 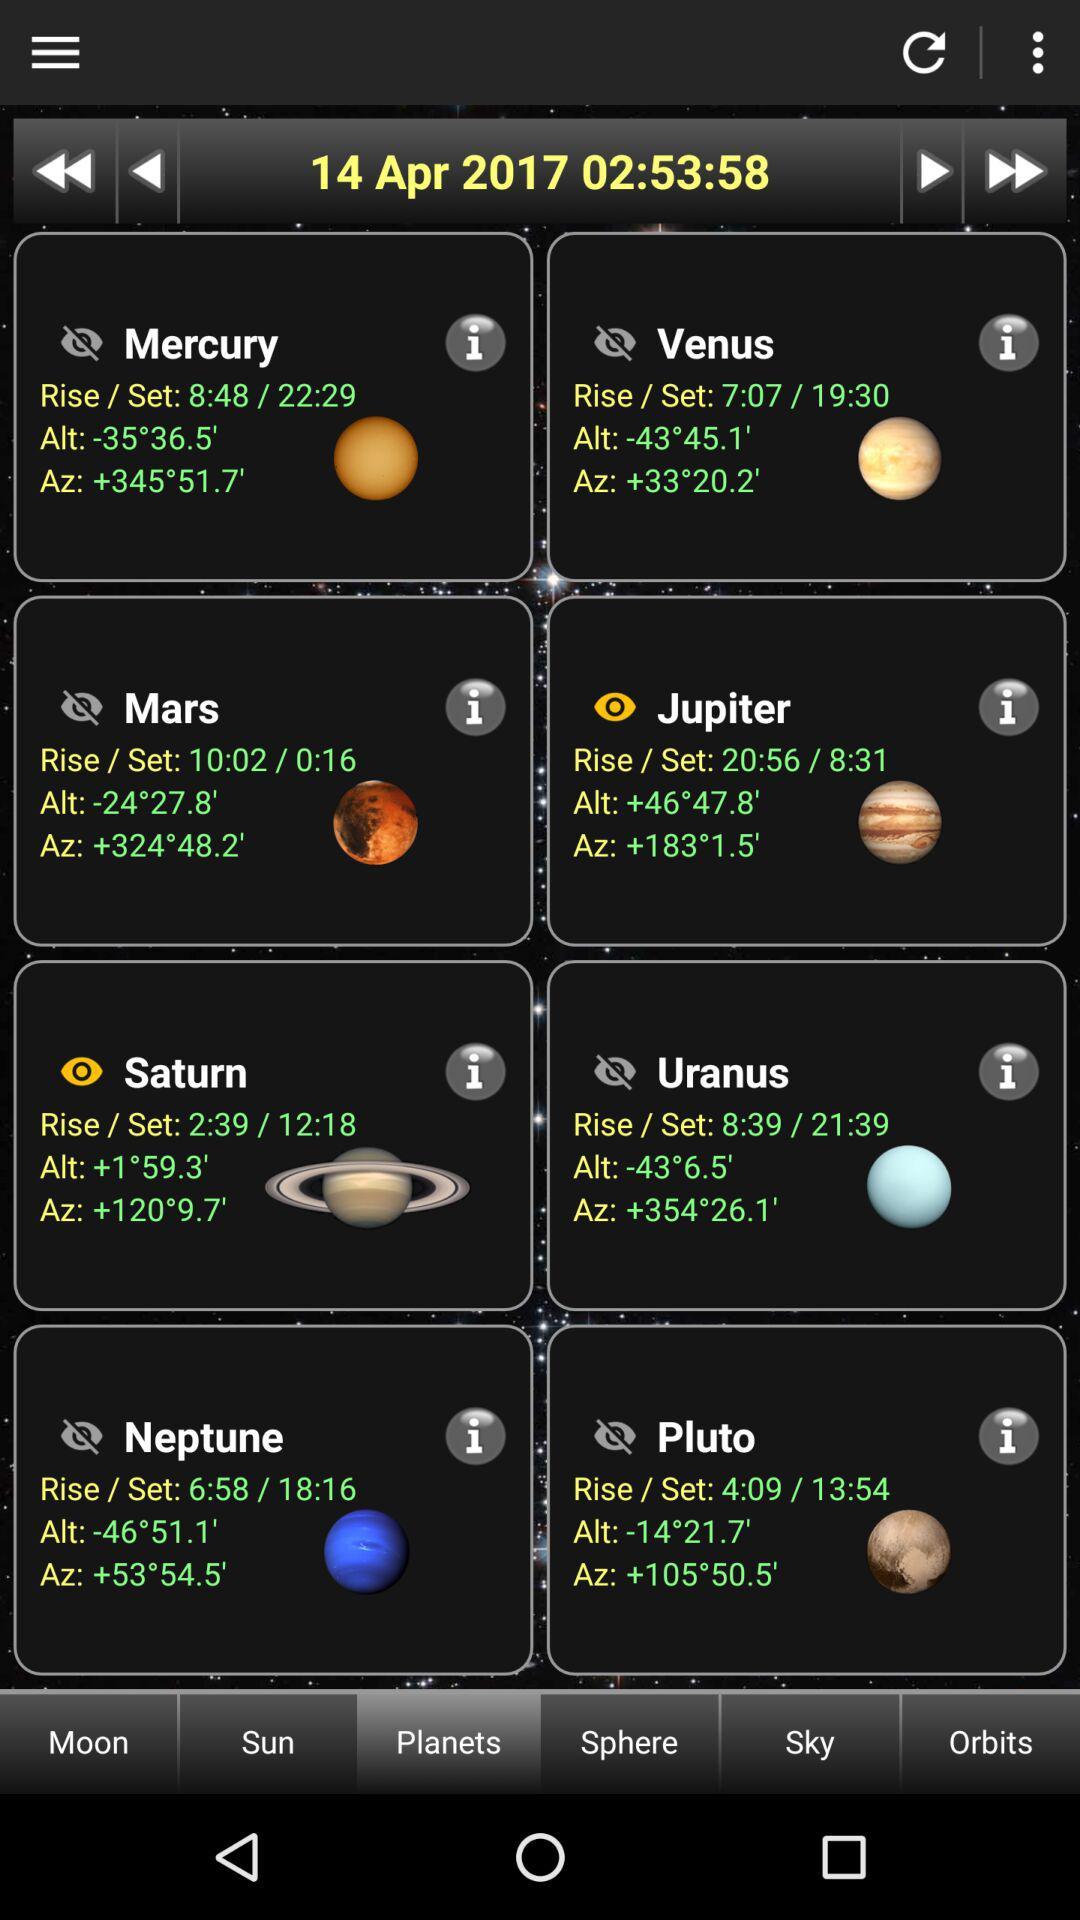 What do you see at coordinates (63, 171) in the screenshot?
I see `go back` at bounding box center [63, 171].